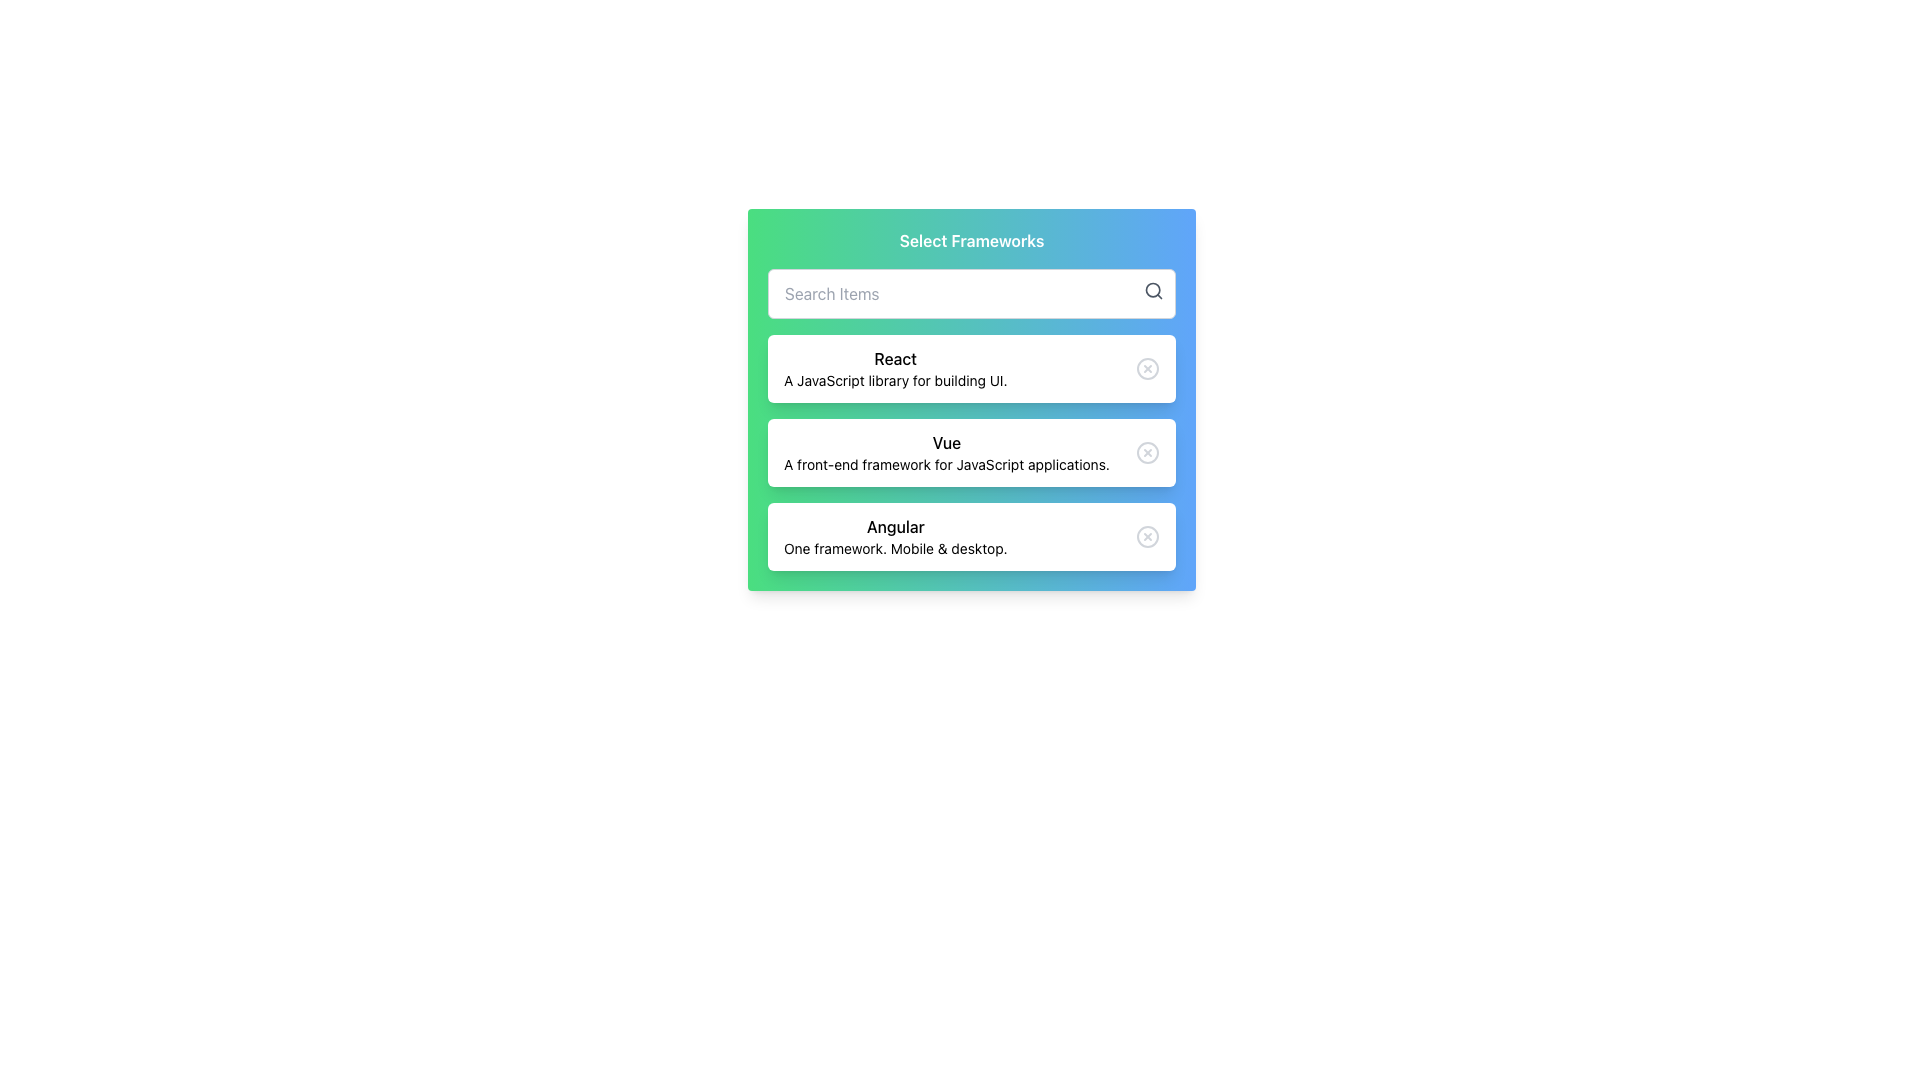 The height and width of the screenshot is (1080, 1920). Describe the element at coordinates (971, 452) in the screenshot. I see `the second informational card describing the 'Vue' framework, which features a bold heading and descriptive text, styled within a white rectangular card with rounded corners` at that location.